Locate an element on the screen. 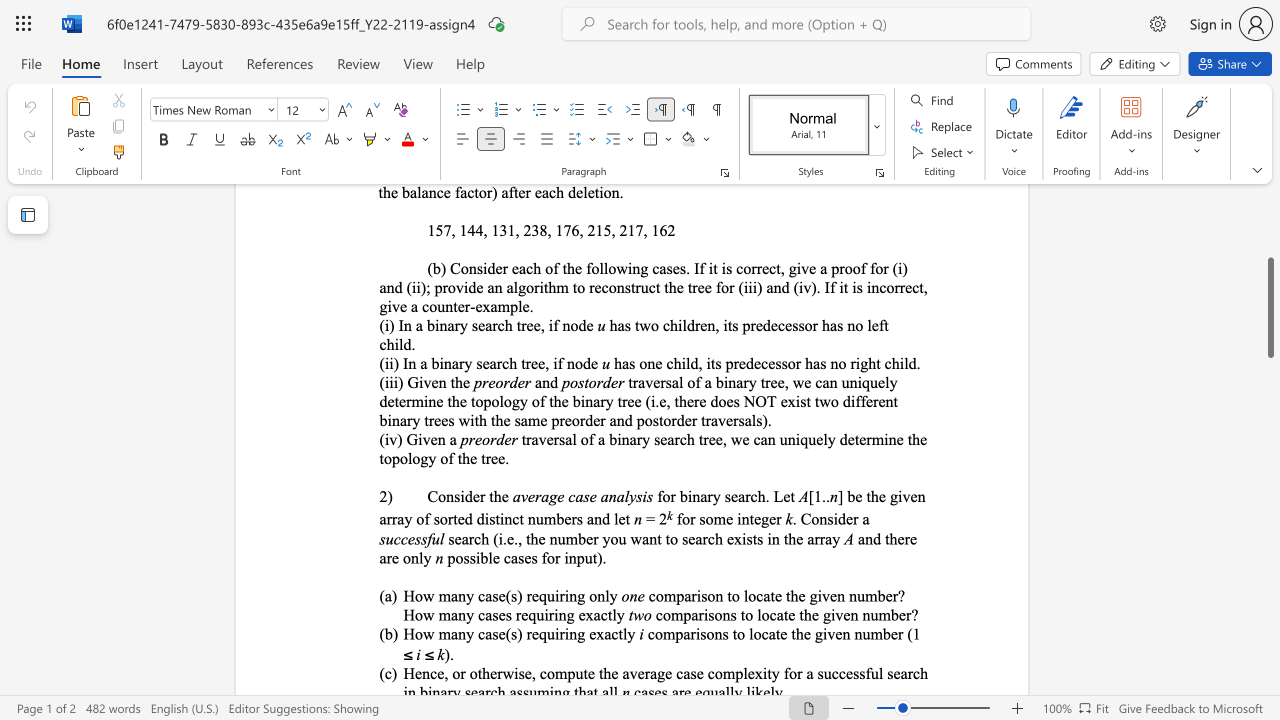 The image size is (1280, 720). the subset text "er" within the text "comparisons to locate the given number (1" is located at coordinates (889, 634).